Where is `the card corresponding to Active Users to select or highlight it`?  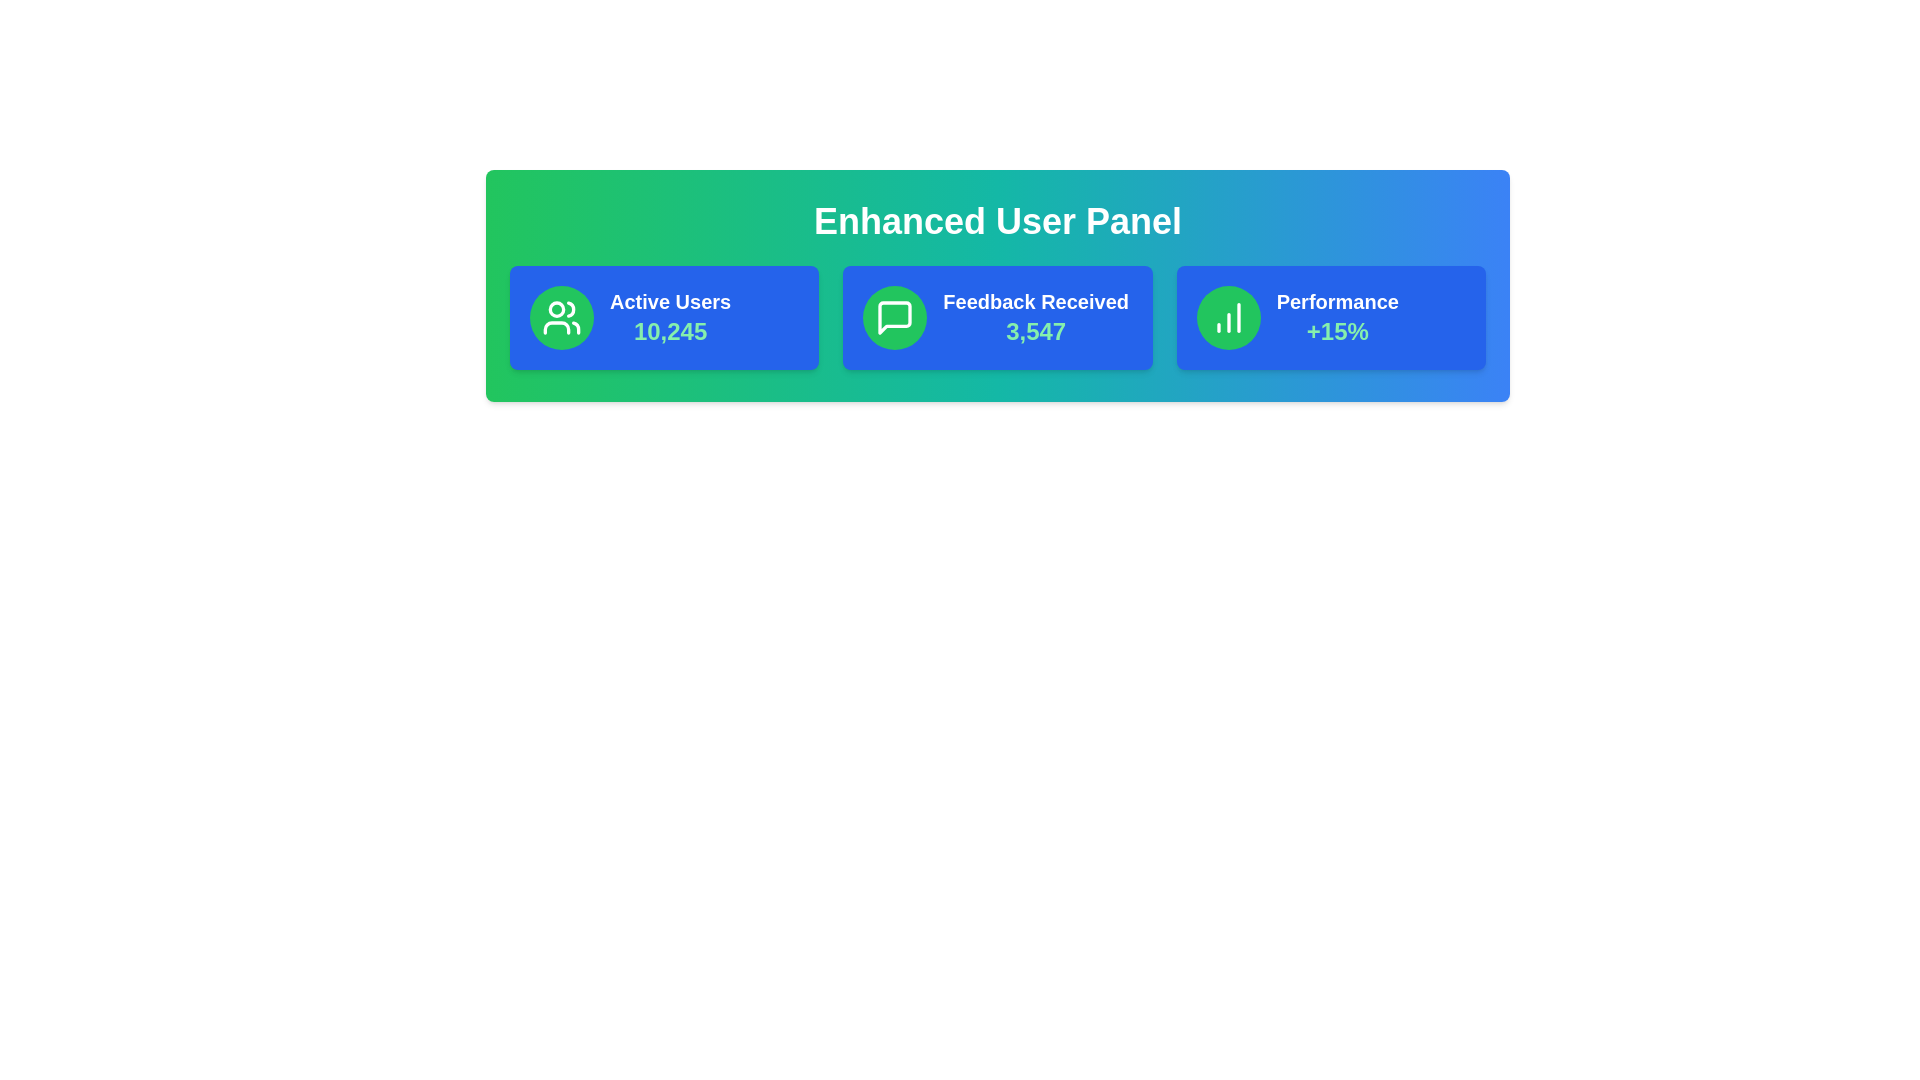 the card corresponding to Active Users to select or highlight it is located at coordinates (663, 316).